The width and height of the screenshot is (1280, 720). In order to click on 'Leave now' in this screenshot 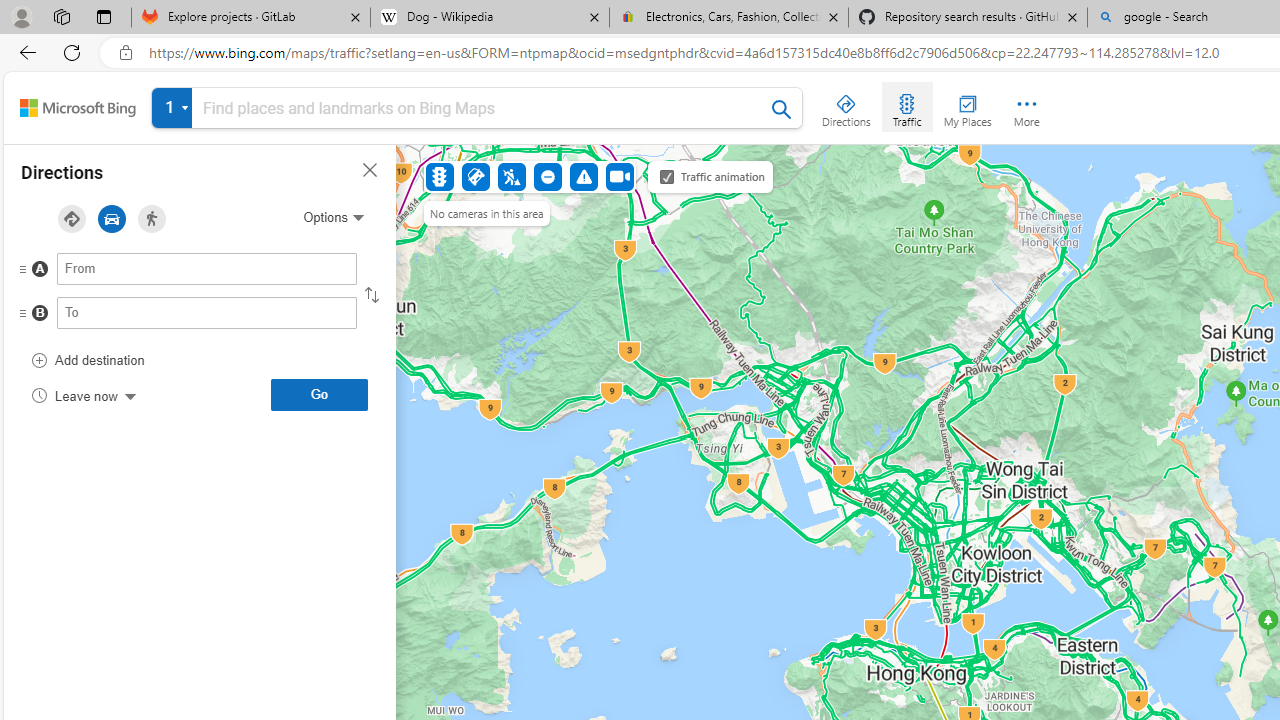, I will do `click(82, 394)`.